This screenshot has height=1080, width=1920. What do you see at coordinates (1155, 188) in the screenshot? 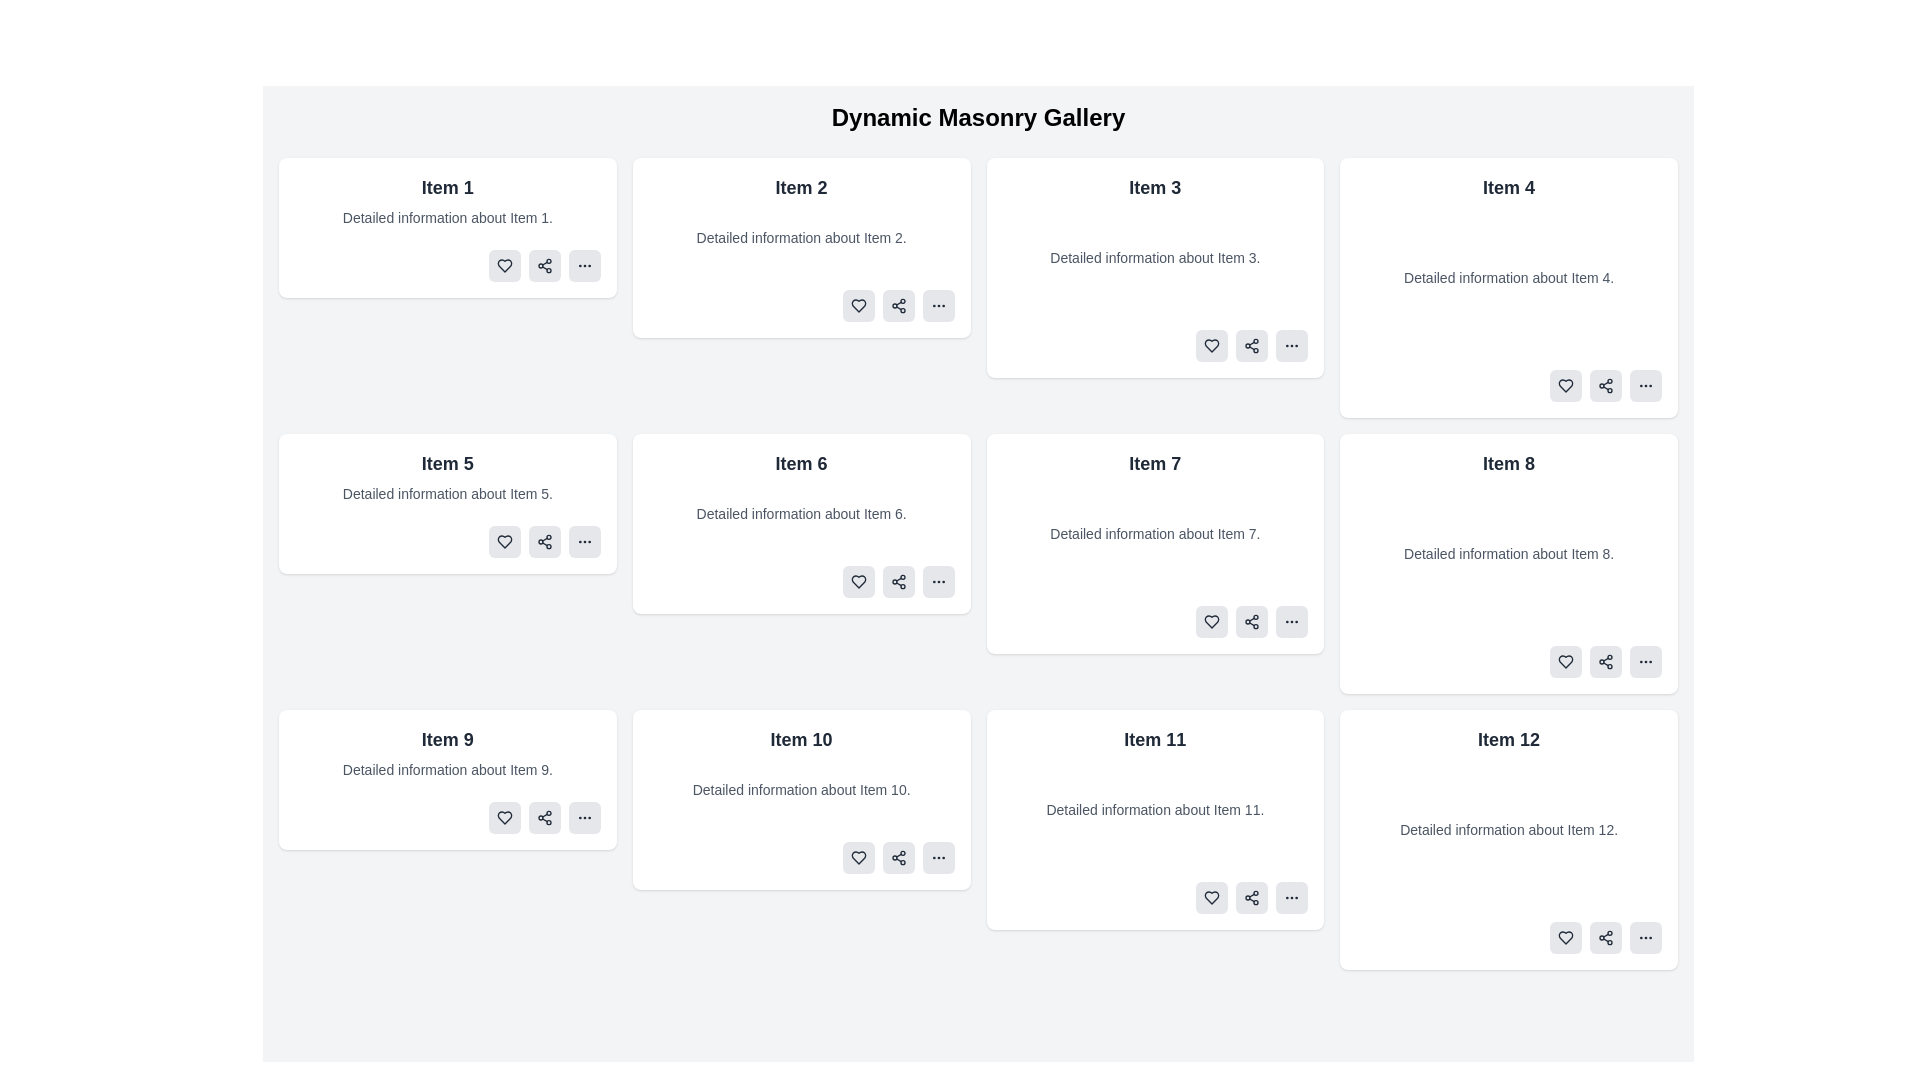
I see `the title text component located at the top of the third card in the first row of the grid layout, which serves as a heading for the card's content` at bounding box center [1155, 188].